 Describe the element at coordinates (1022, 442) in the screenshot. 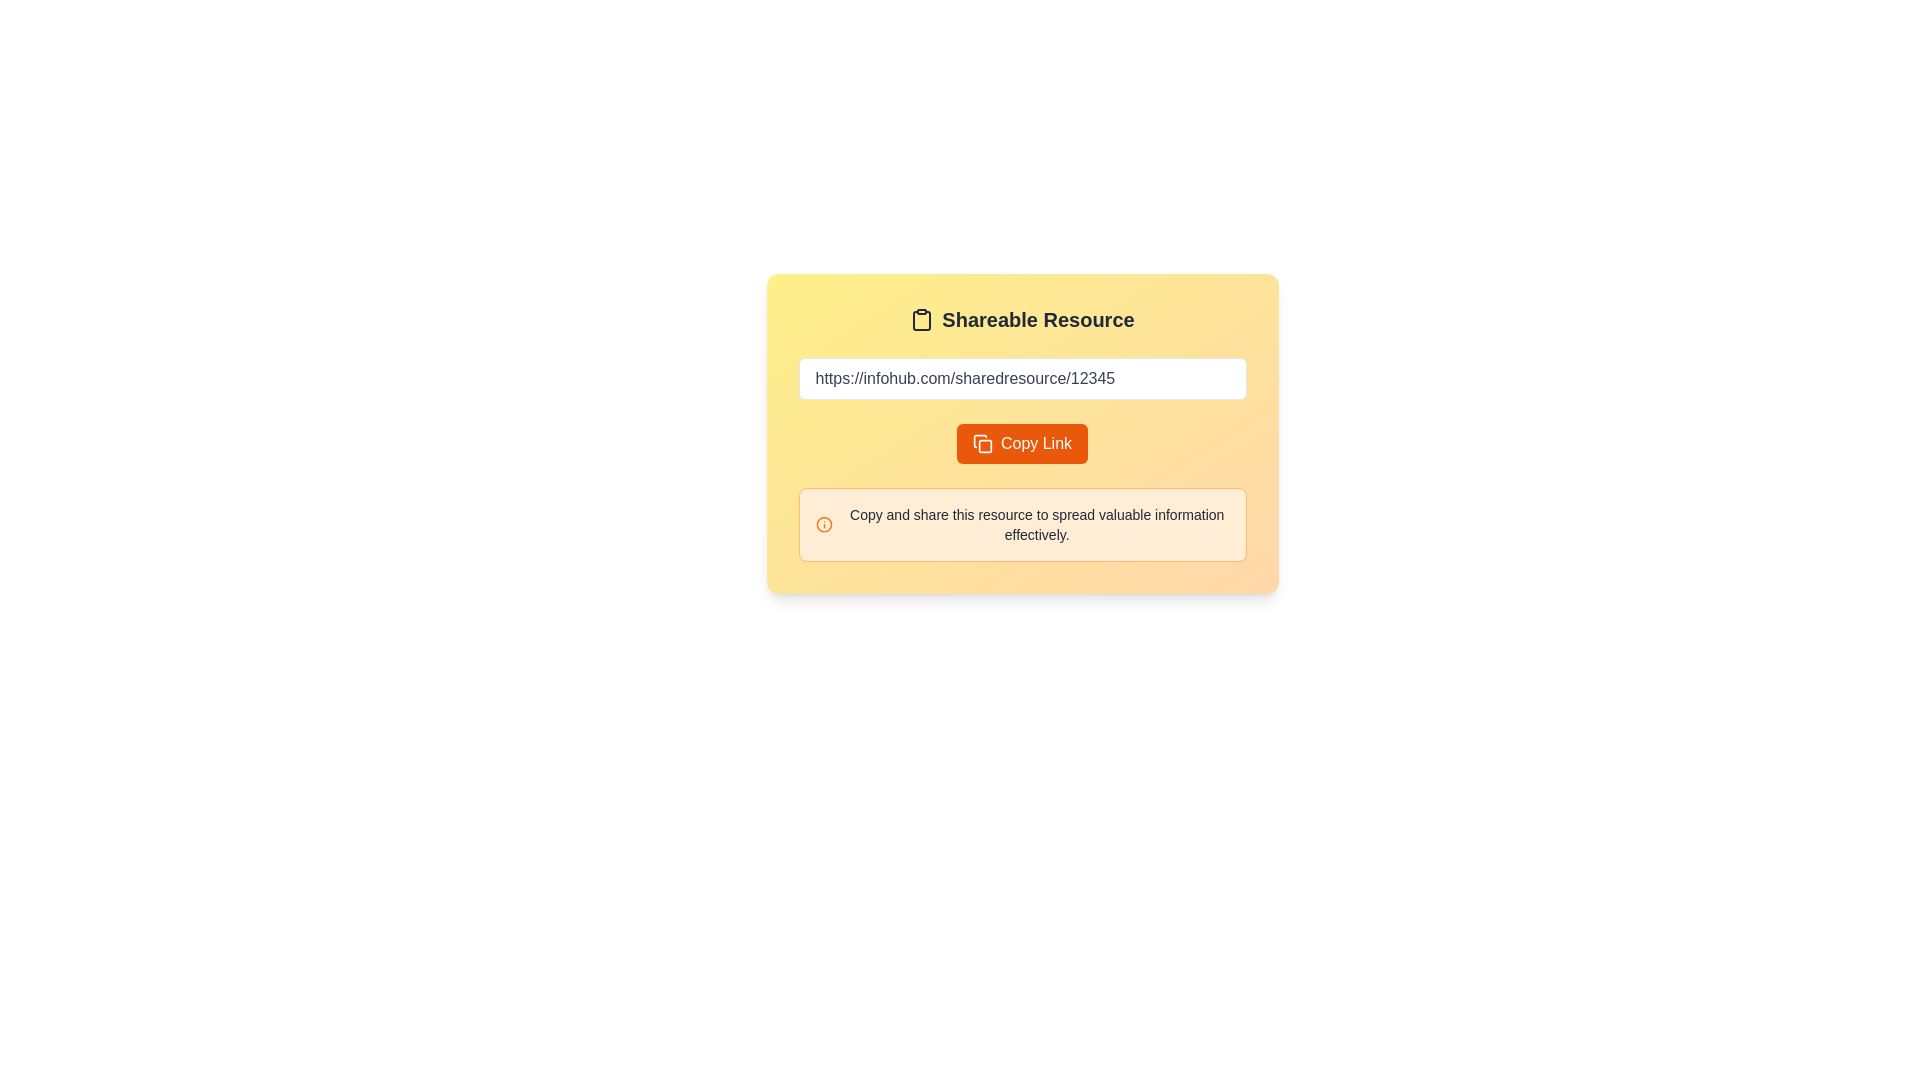

I see `the button located at the center of the pop-up card, directly below the text input field, to copy the link displayed above it to the clipboard` at that location.